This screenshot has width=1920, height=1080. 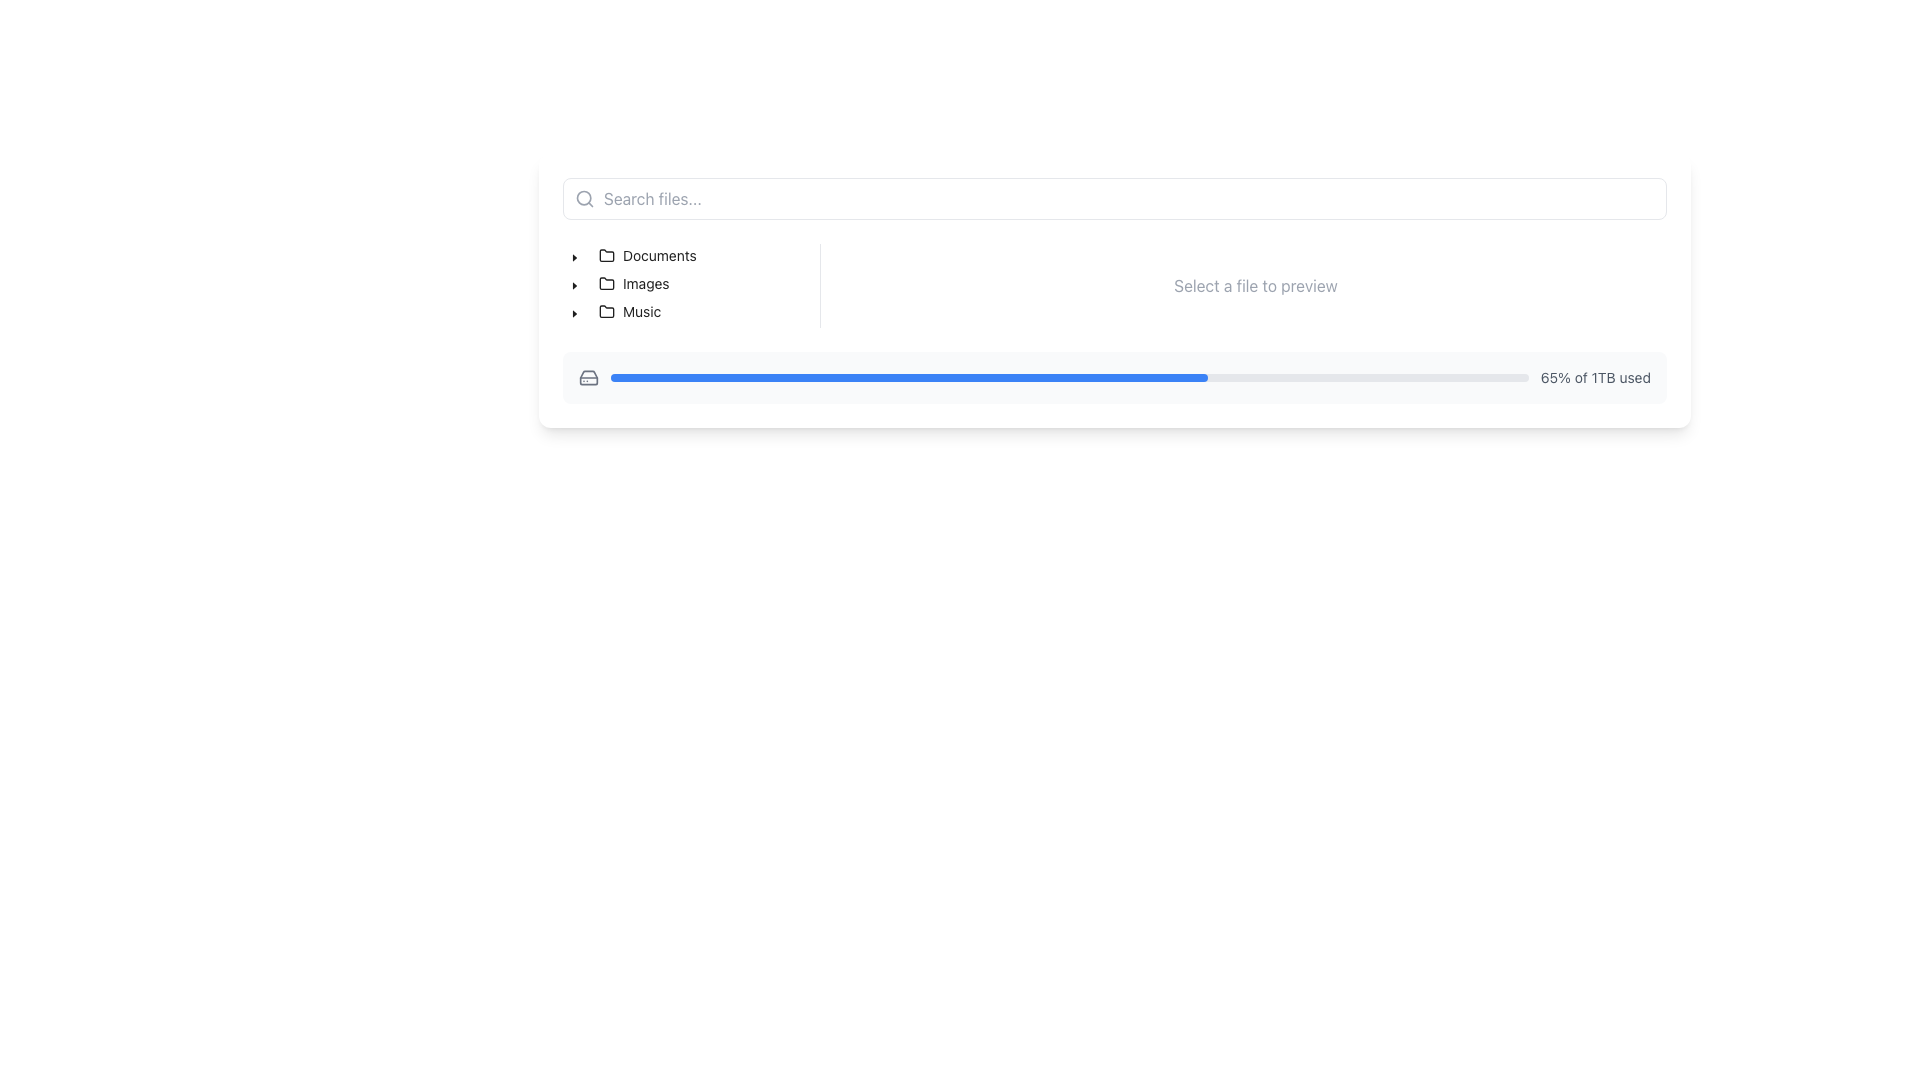 I want to click on the horizontal progress bar that indicates 65% progress, styled in blue, located within a card displaying '65% of 1TB used.', so click(x=1069, y=378).